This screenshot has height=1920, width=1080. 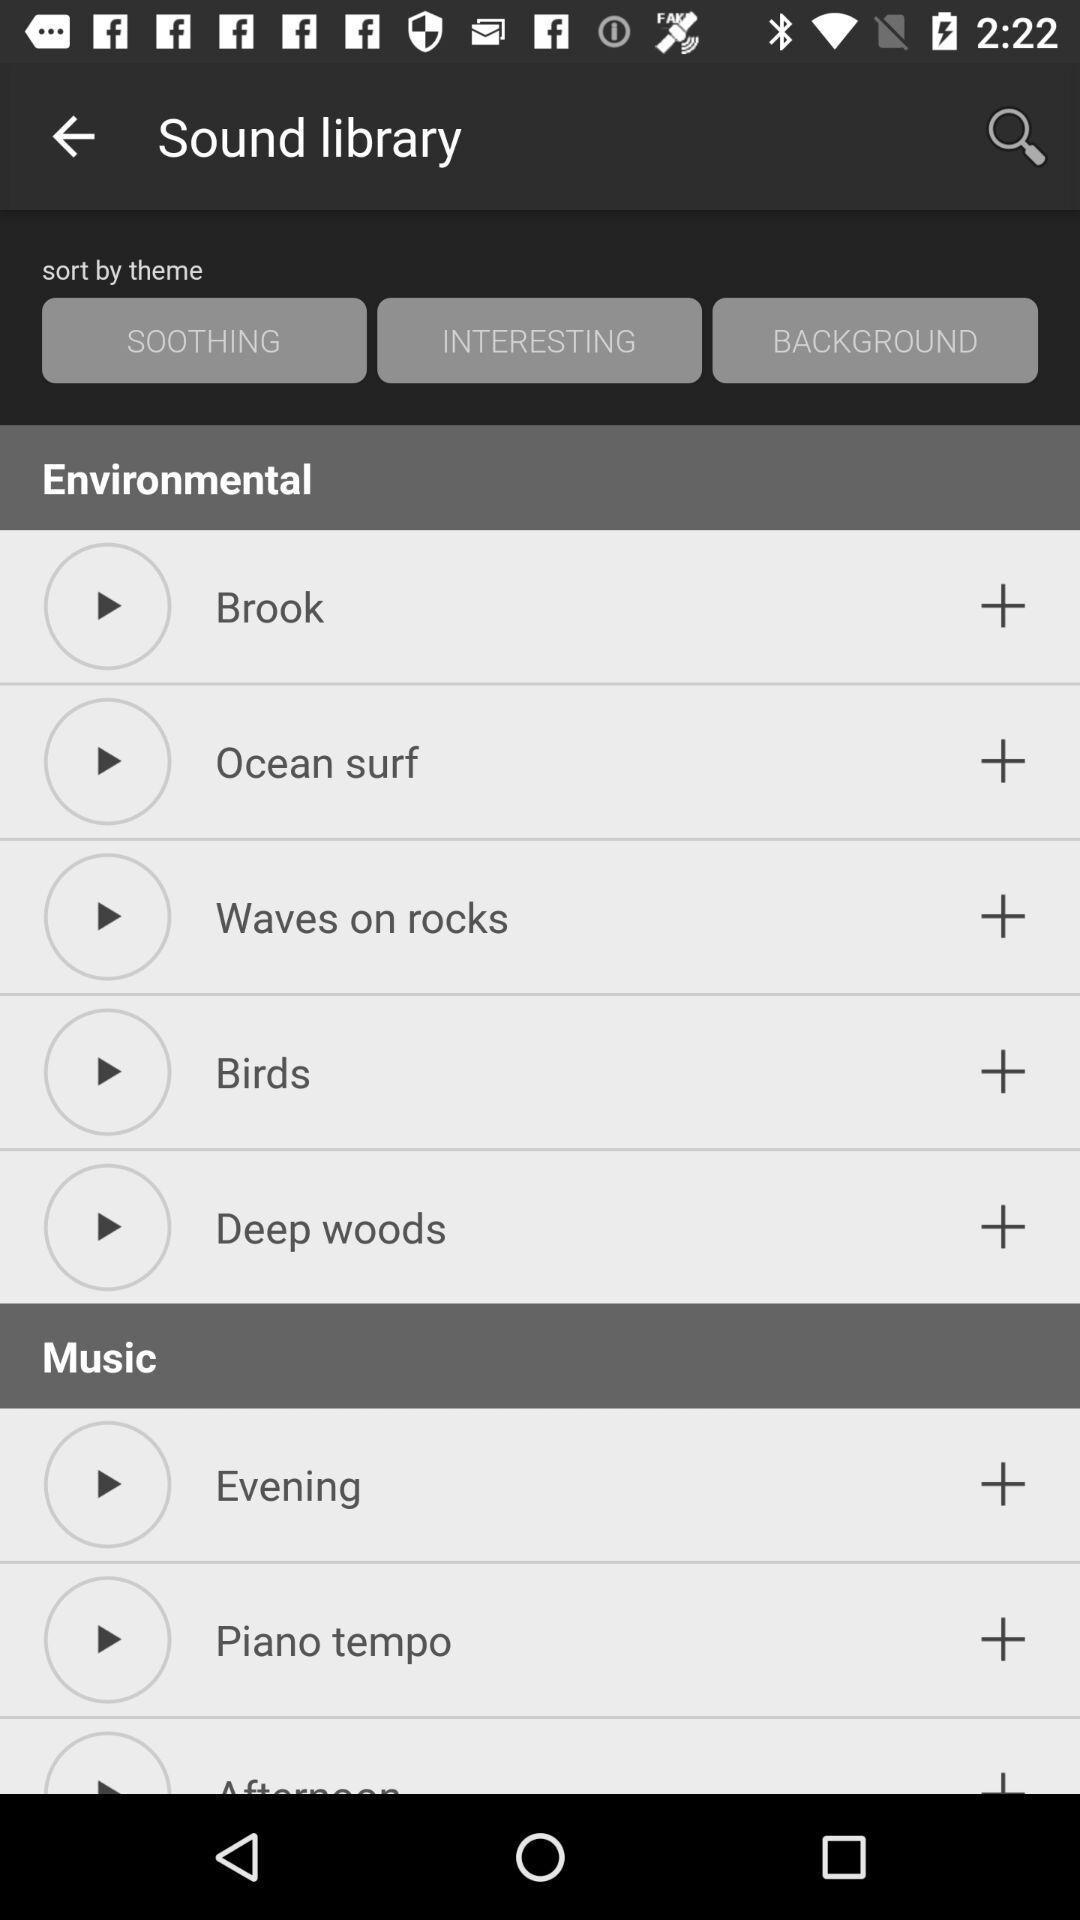 I want to click on music, so click(x=1003, y=1226).